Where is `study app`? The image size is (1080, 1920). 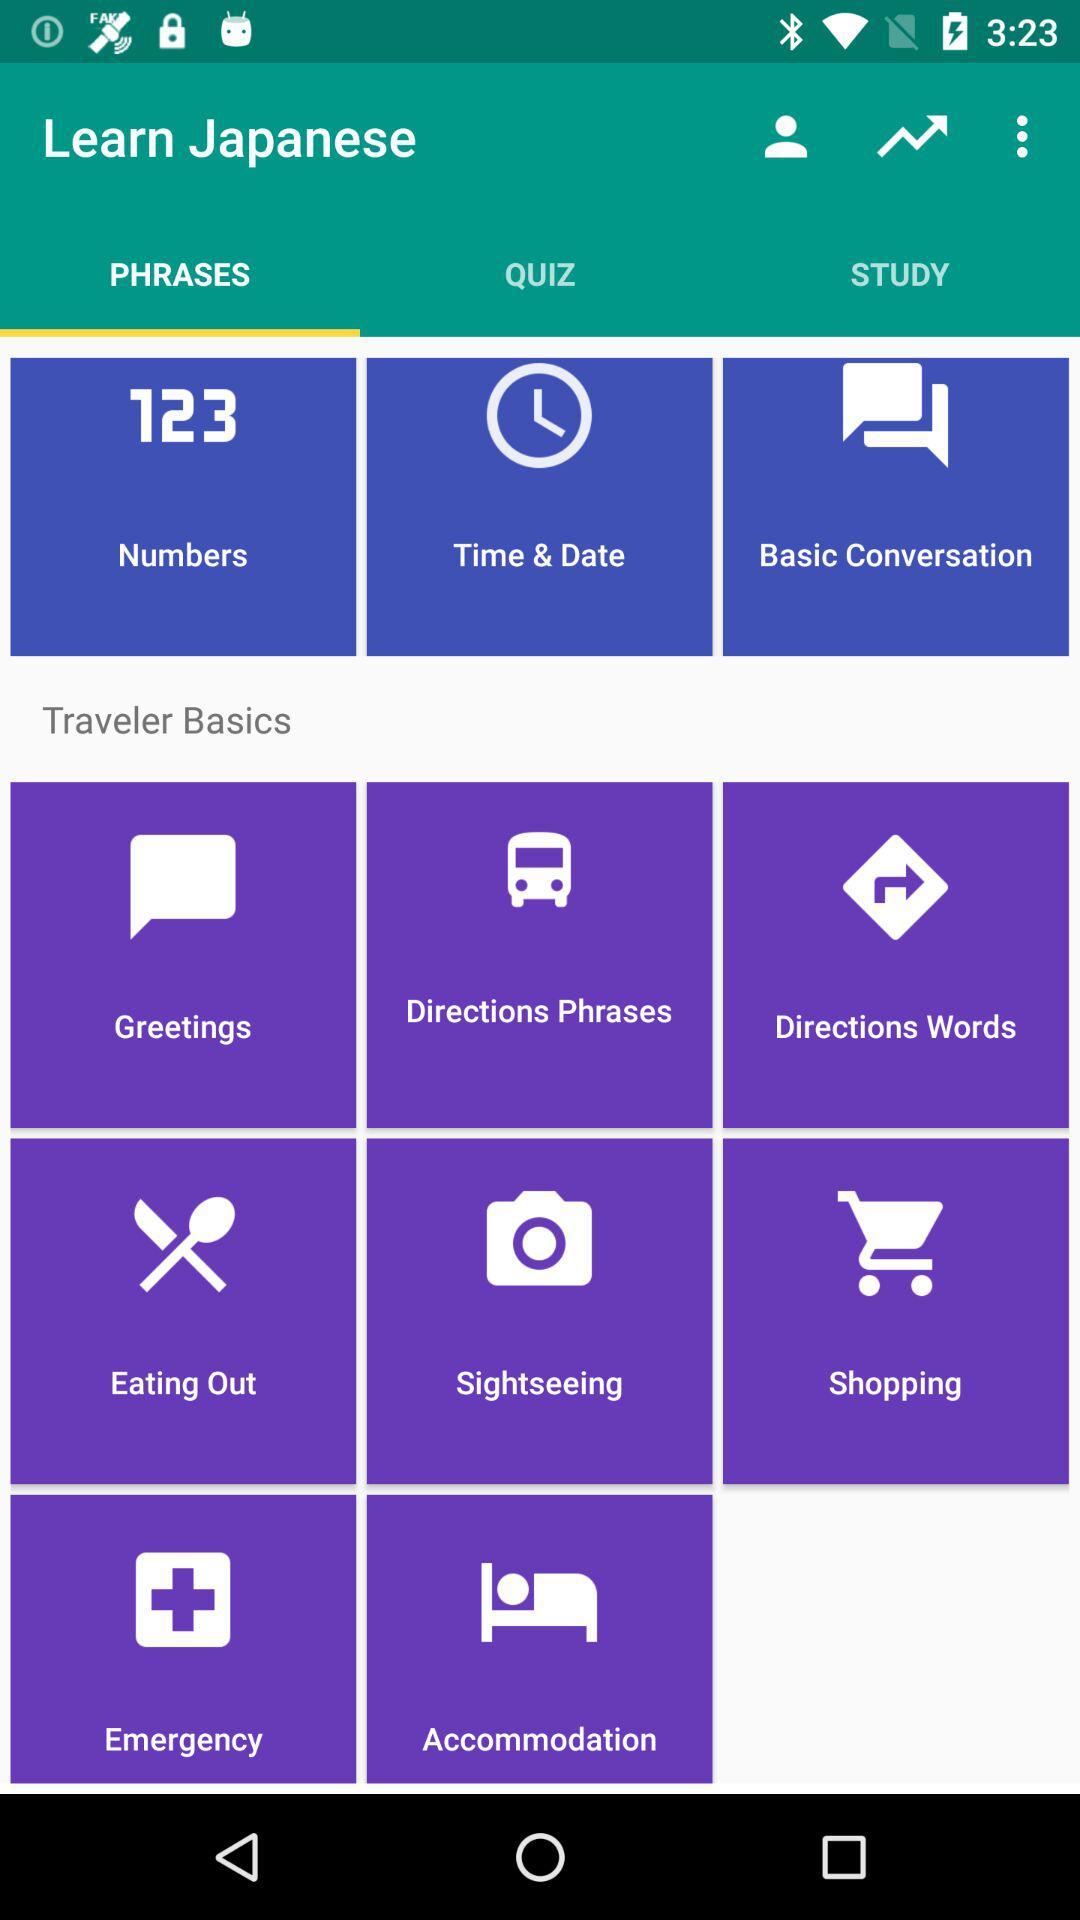
study app is located at coordinates (898, 272).